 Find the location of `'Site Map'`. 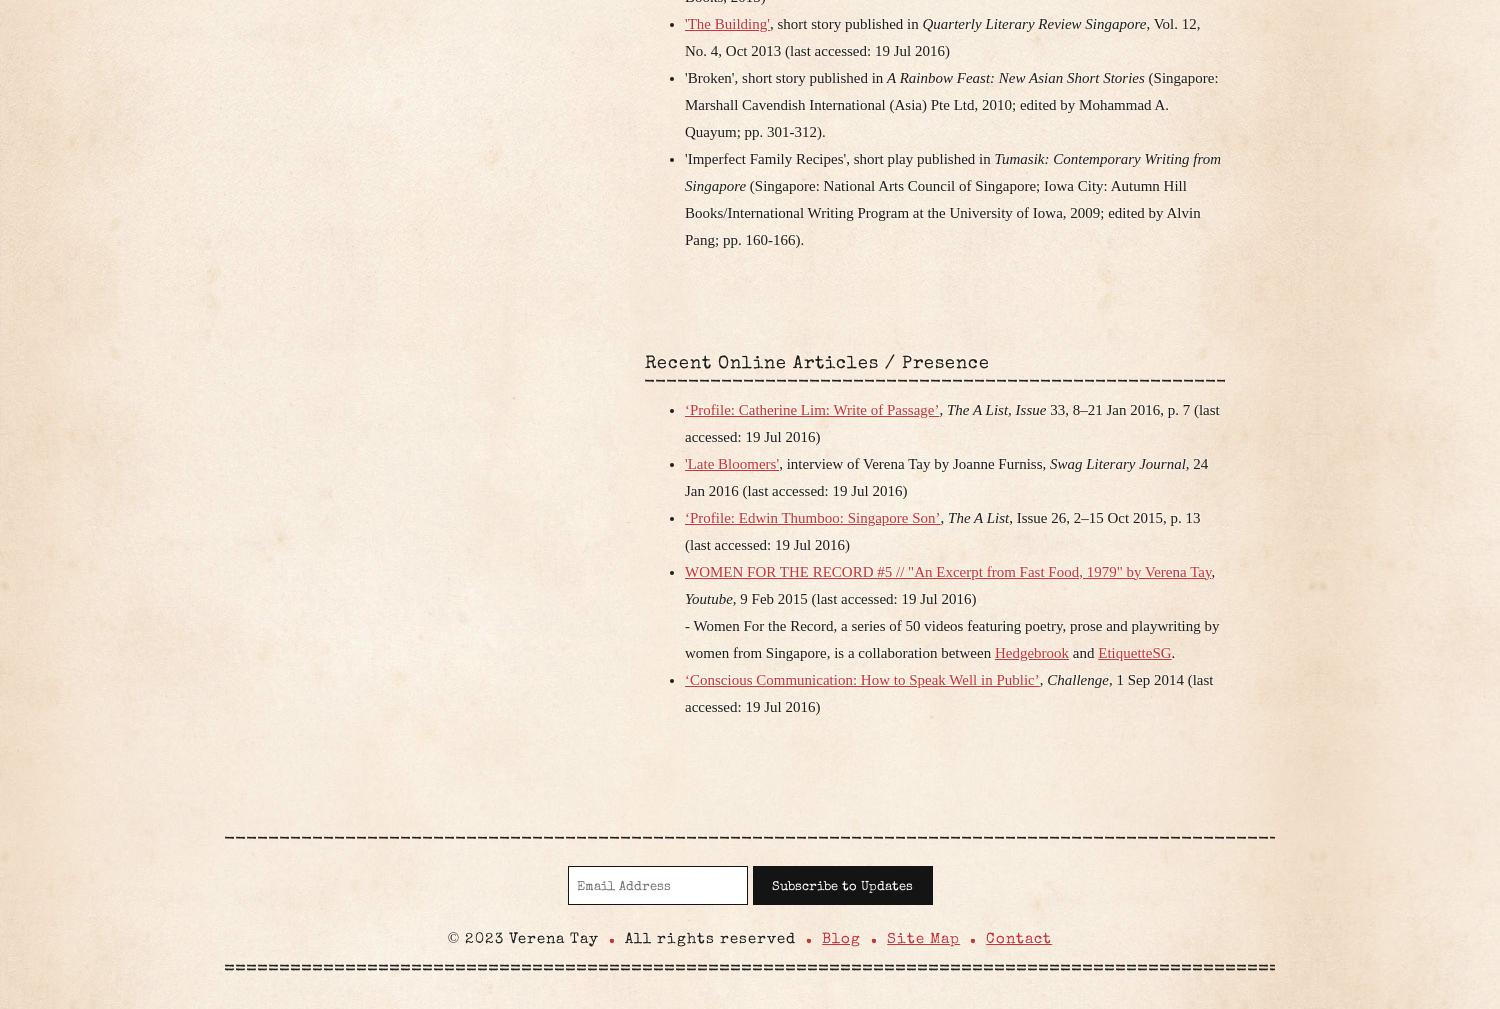

'Site Map' is located at coordinates (923, 937).